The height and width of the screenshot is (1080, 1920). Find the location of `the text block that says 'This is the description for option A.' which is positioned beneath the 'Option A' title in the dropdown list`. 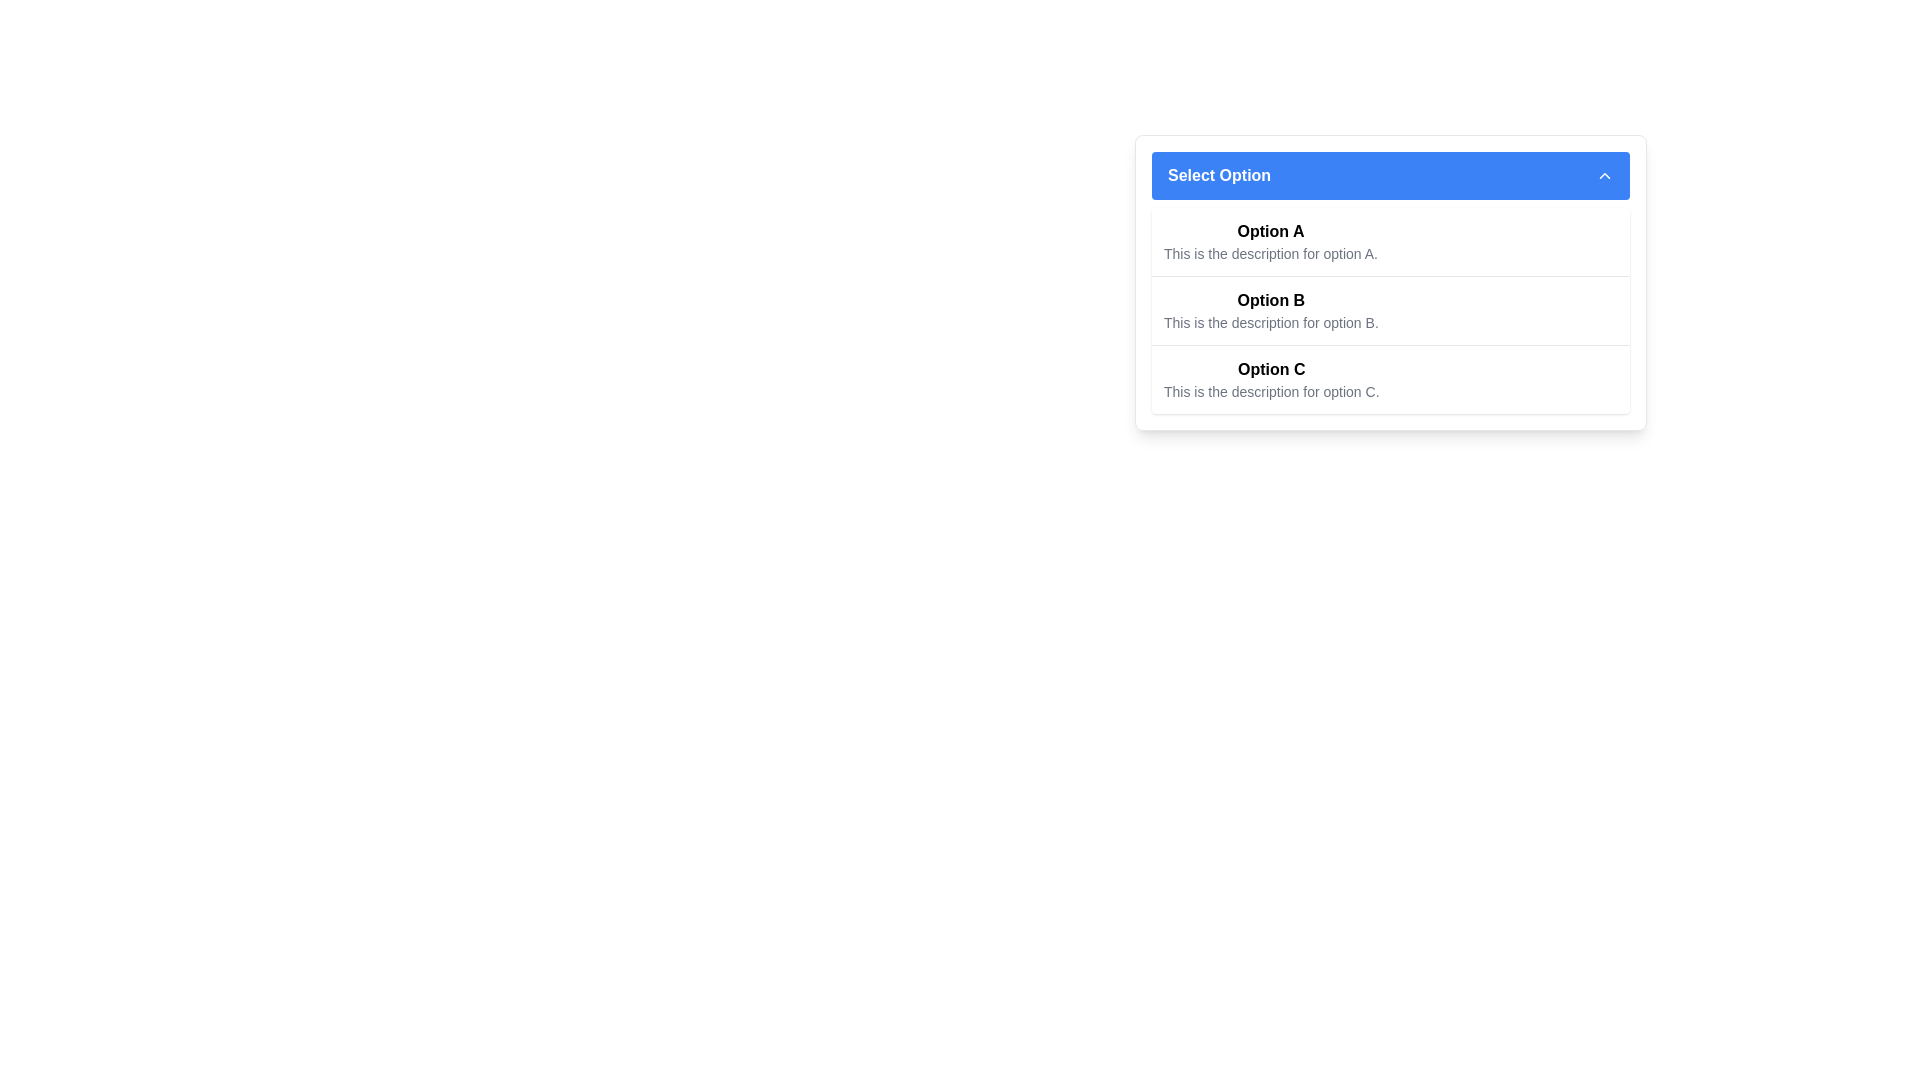

the text block that says 'This is the description for option A.' which is positioned beneath the 'Option A' title in the dropdown list is located at coordinates (1270, 253).